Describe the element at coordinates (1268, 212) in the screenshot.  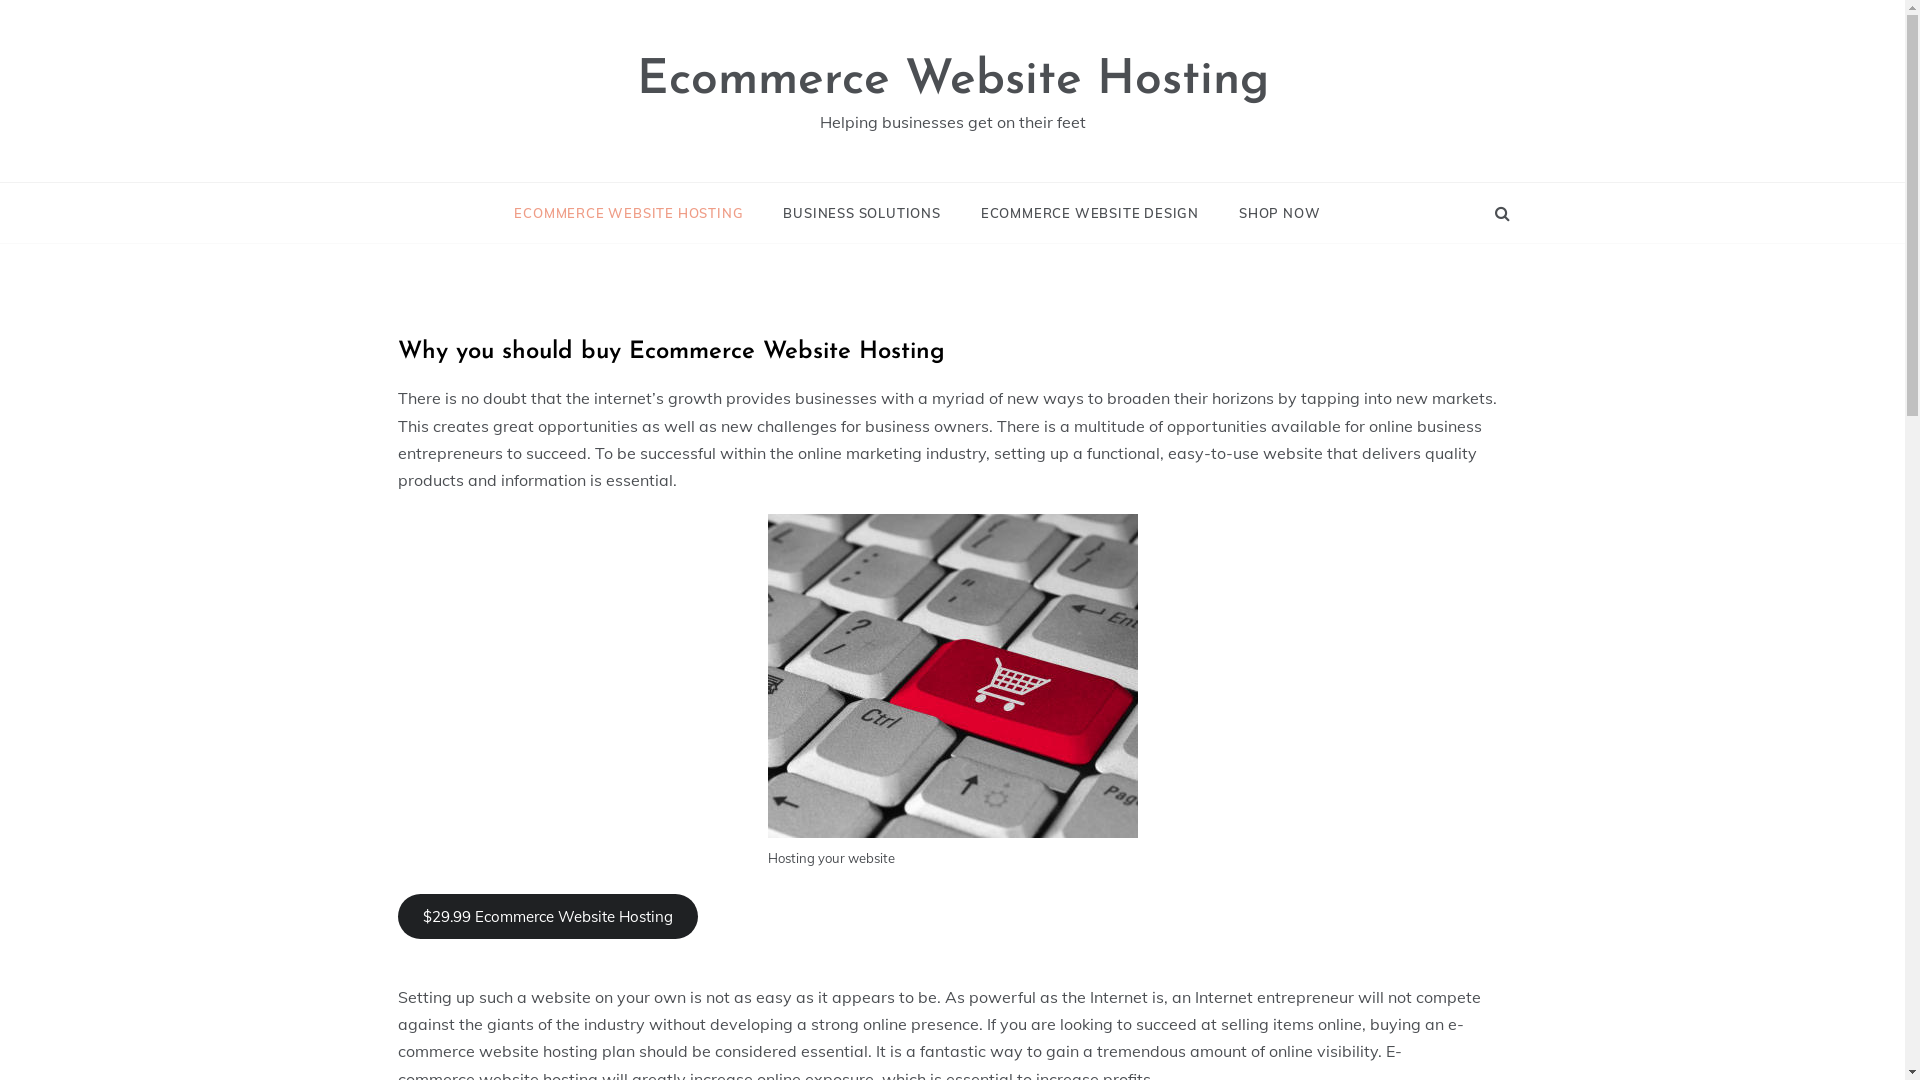
I see `'SHOP NOW'` at that location.